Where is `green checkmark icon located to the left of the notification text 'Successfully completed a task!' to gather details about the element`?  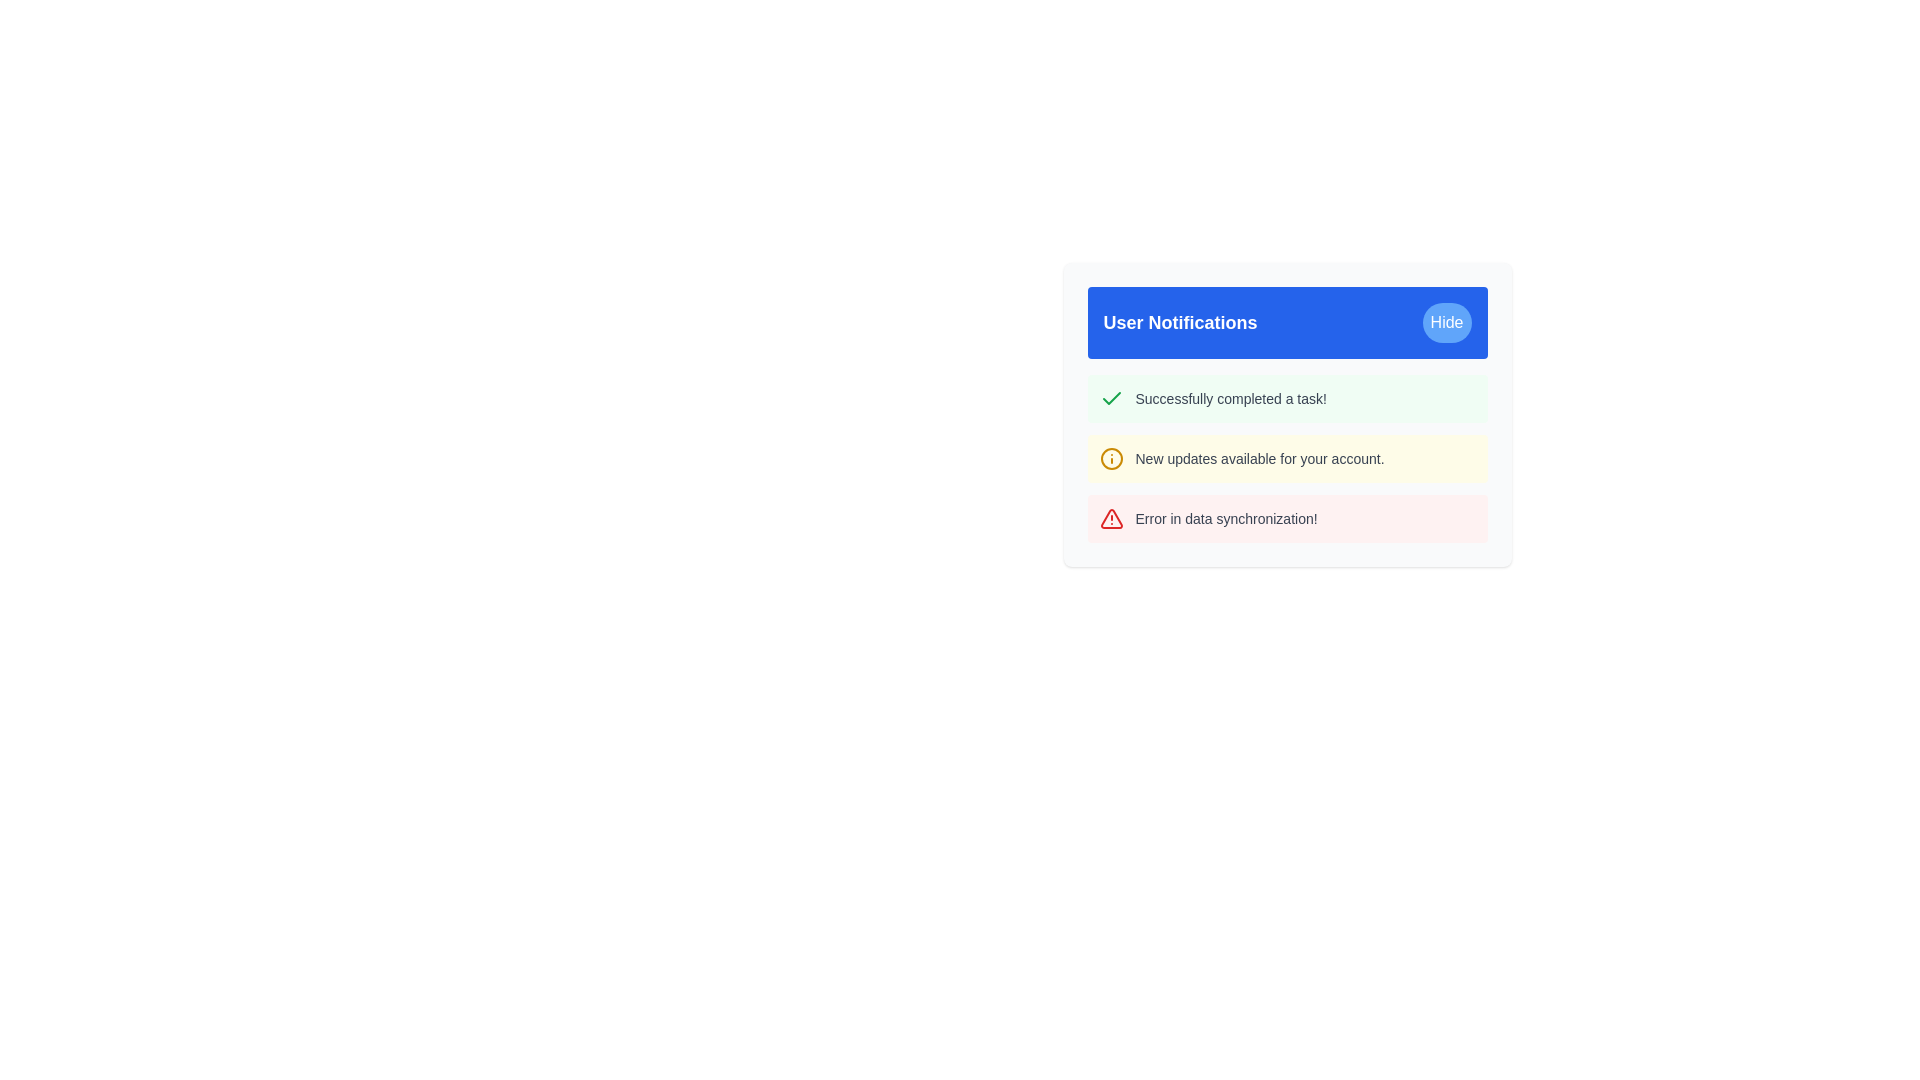
green checkmark icon located to the left of the notification text 'Successfully completed a task!' to gather details about the element is located at coordinates (1110, 398).